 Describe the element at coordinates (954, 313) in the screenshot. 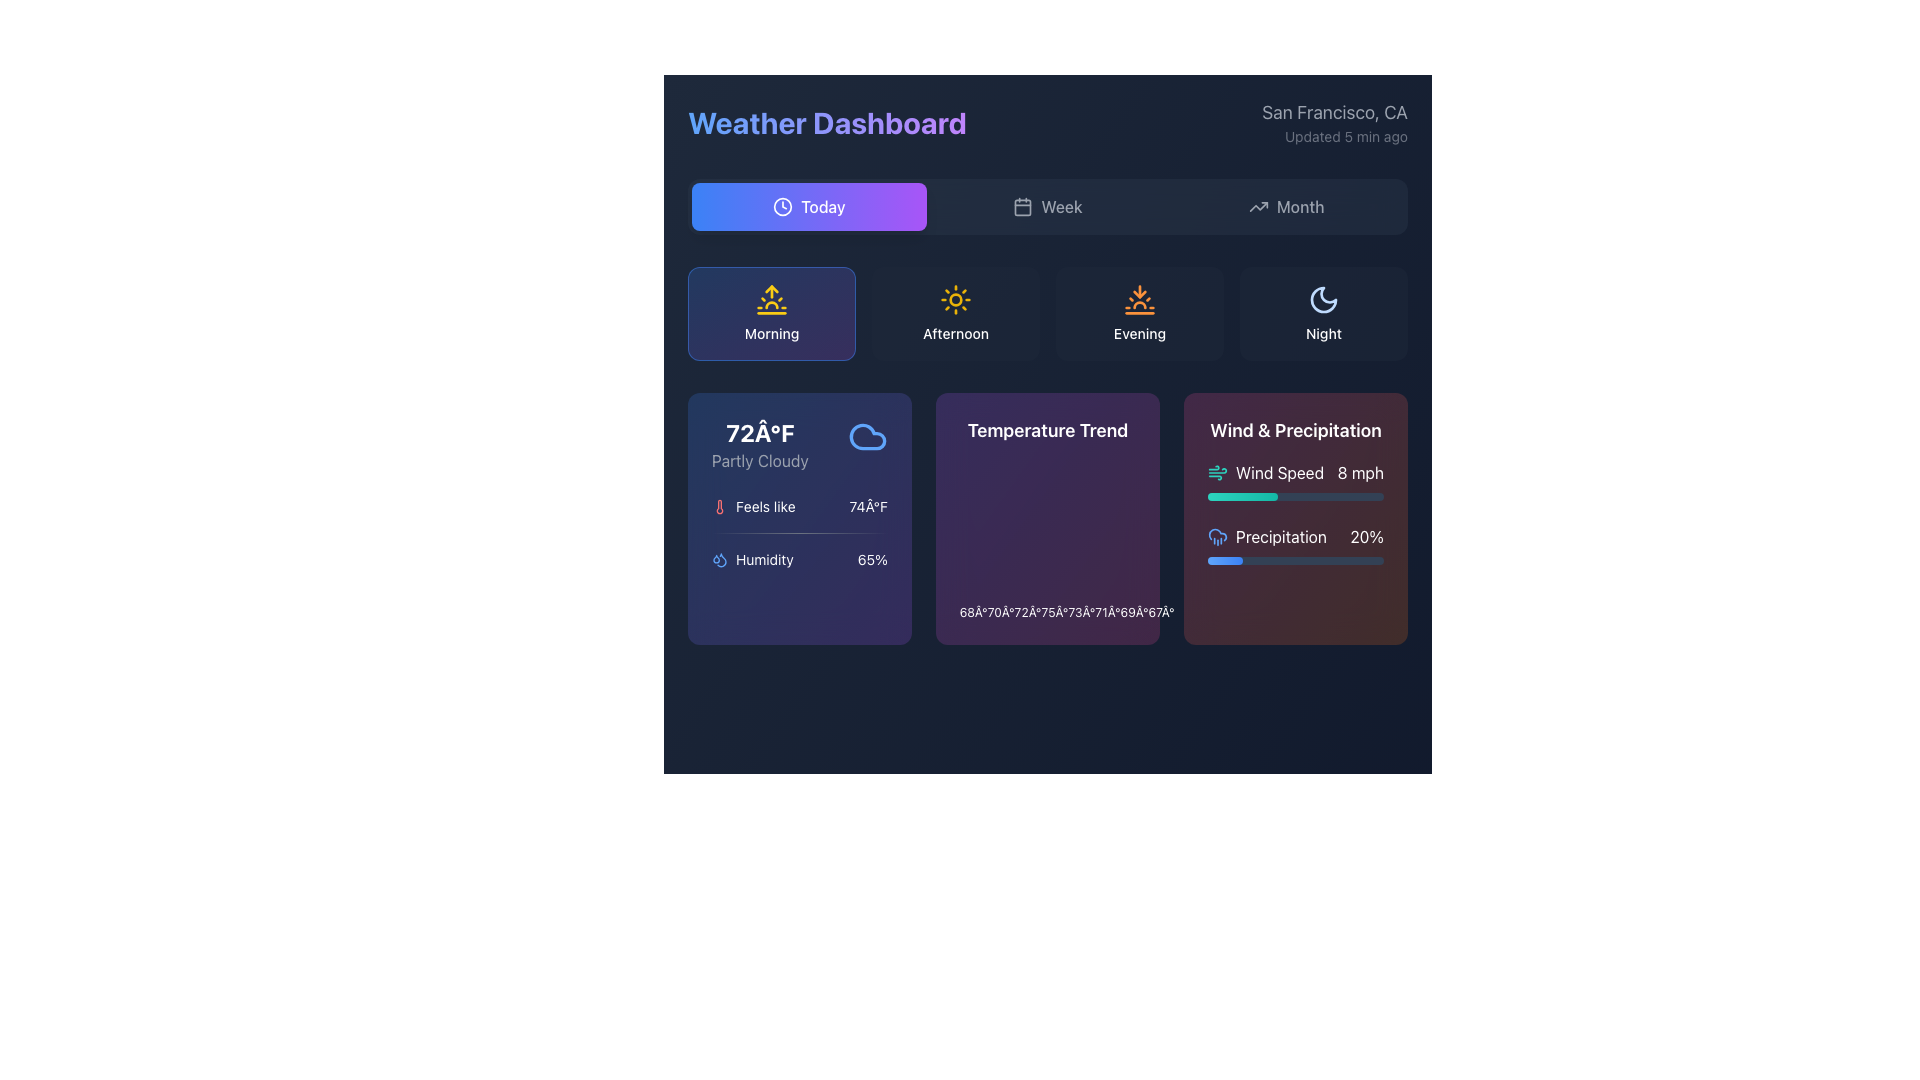

I see `the 'Afternoon' button located in the middle top row of the Weather Dashboard, positioned between the 'Morning' and 'Evening' sections` at that location.